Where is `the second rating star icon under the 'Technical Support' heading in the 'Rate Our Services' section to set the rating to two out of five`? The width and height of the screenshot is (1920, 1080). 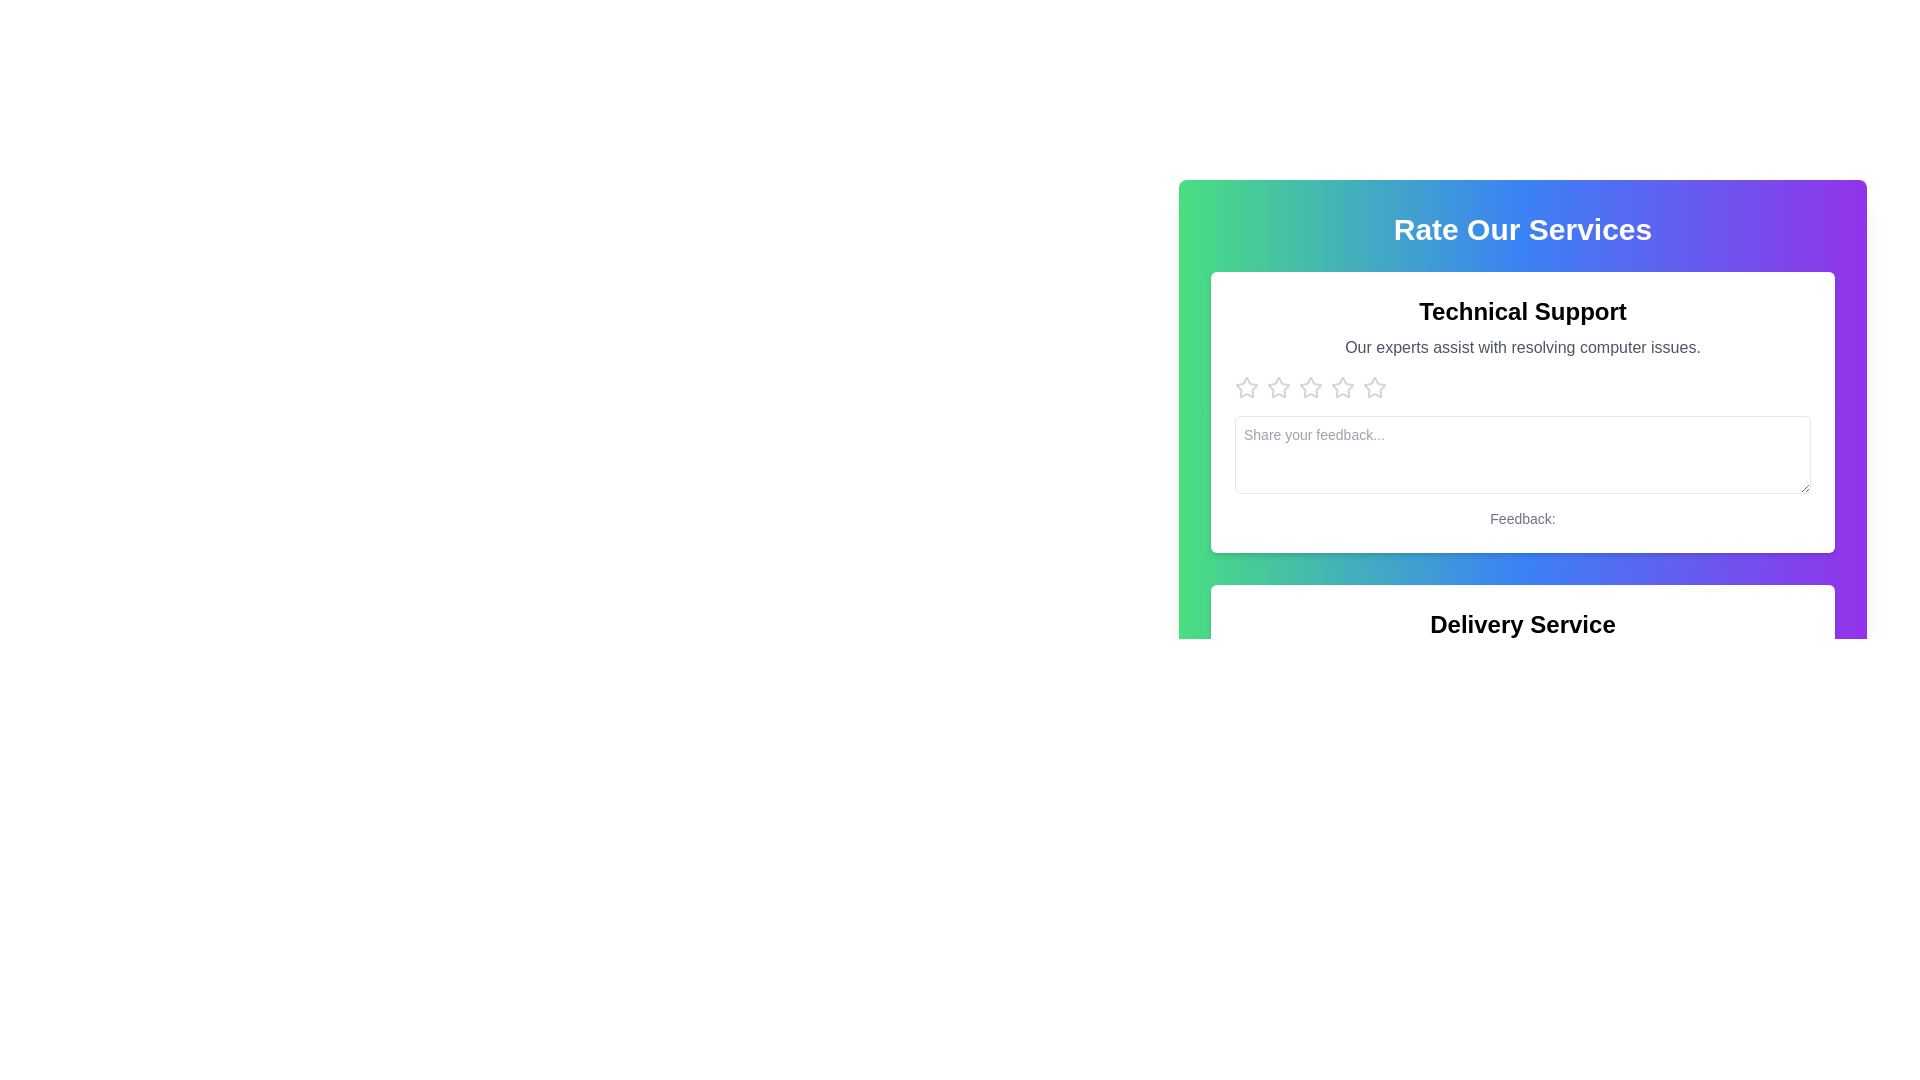 the second rating star icon under the 'Technical Support' heading in the 'Rate Our Services' section to set the rating to two out of five is located at coordinates (1343, 387).